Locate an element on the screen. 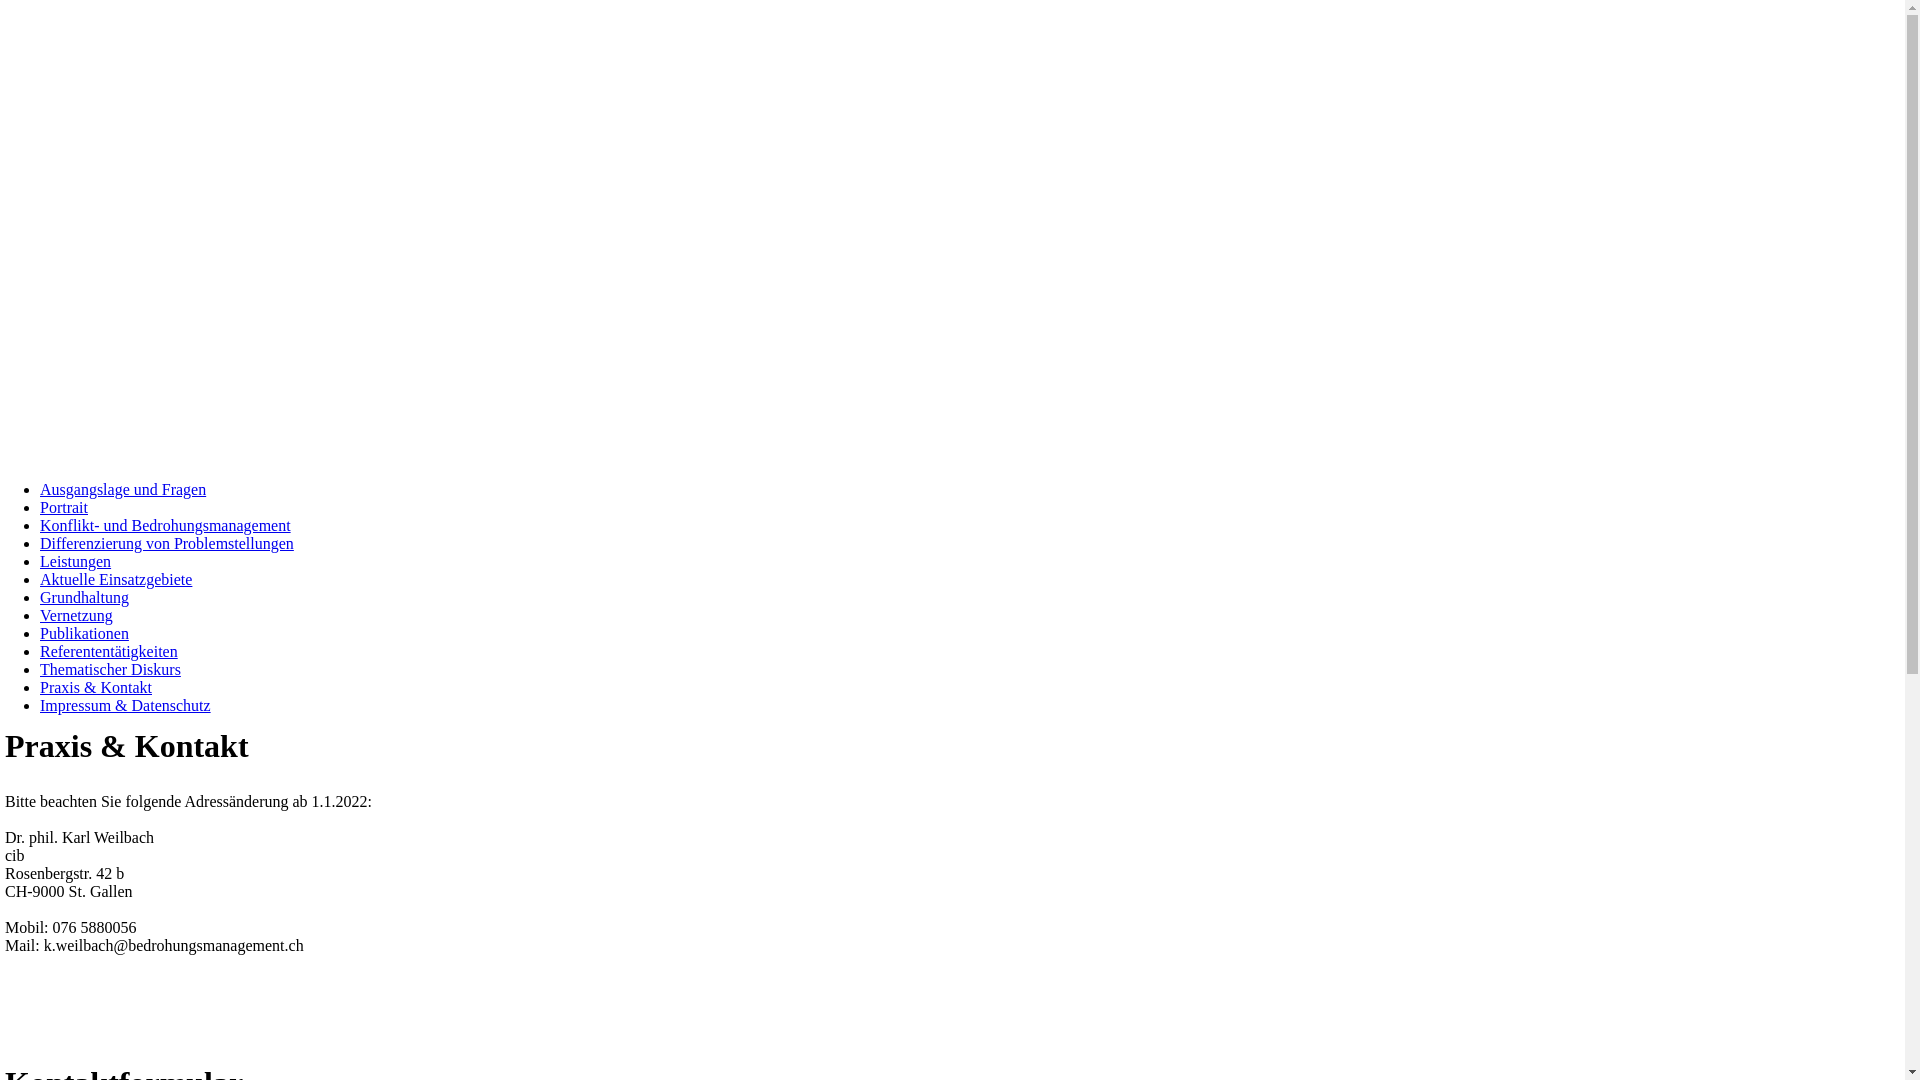 The image size is (1920, 1080). 'Ausgangslage und Fragen' is located at coordinates (39, 489).